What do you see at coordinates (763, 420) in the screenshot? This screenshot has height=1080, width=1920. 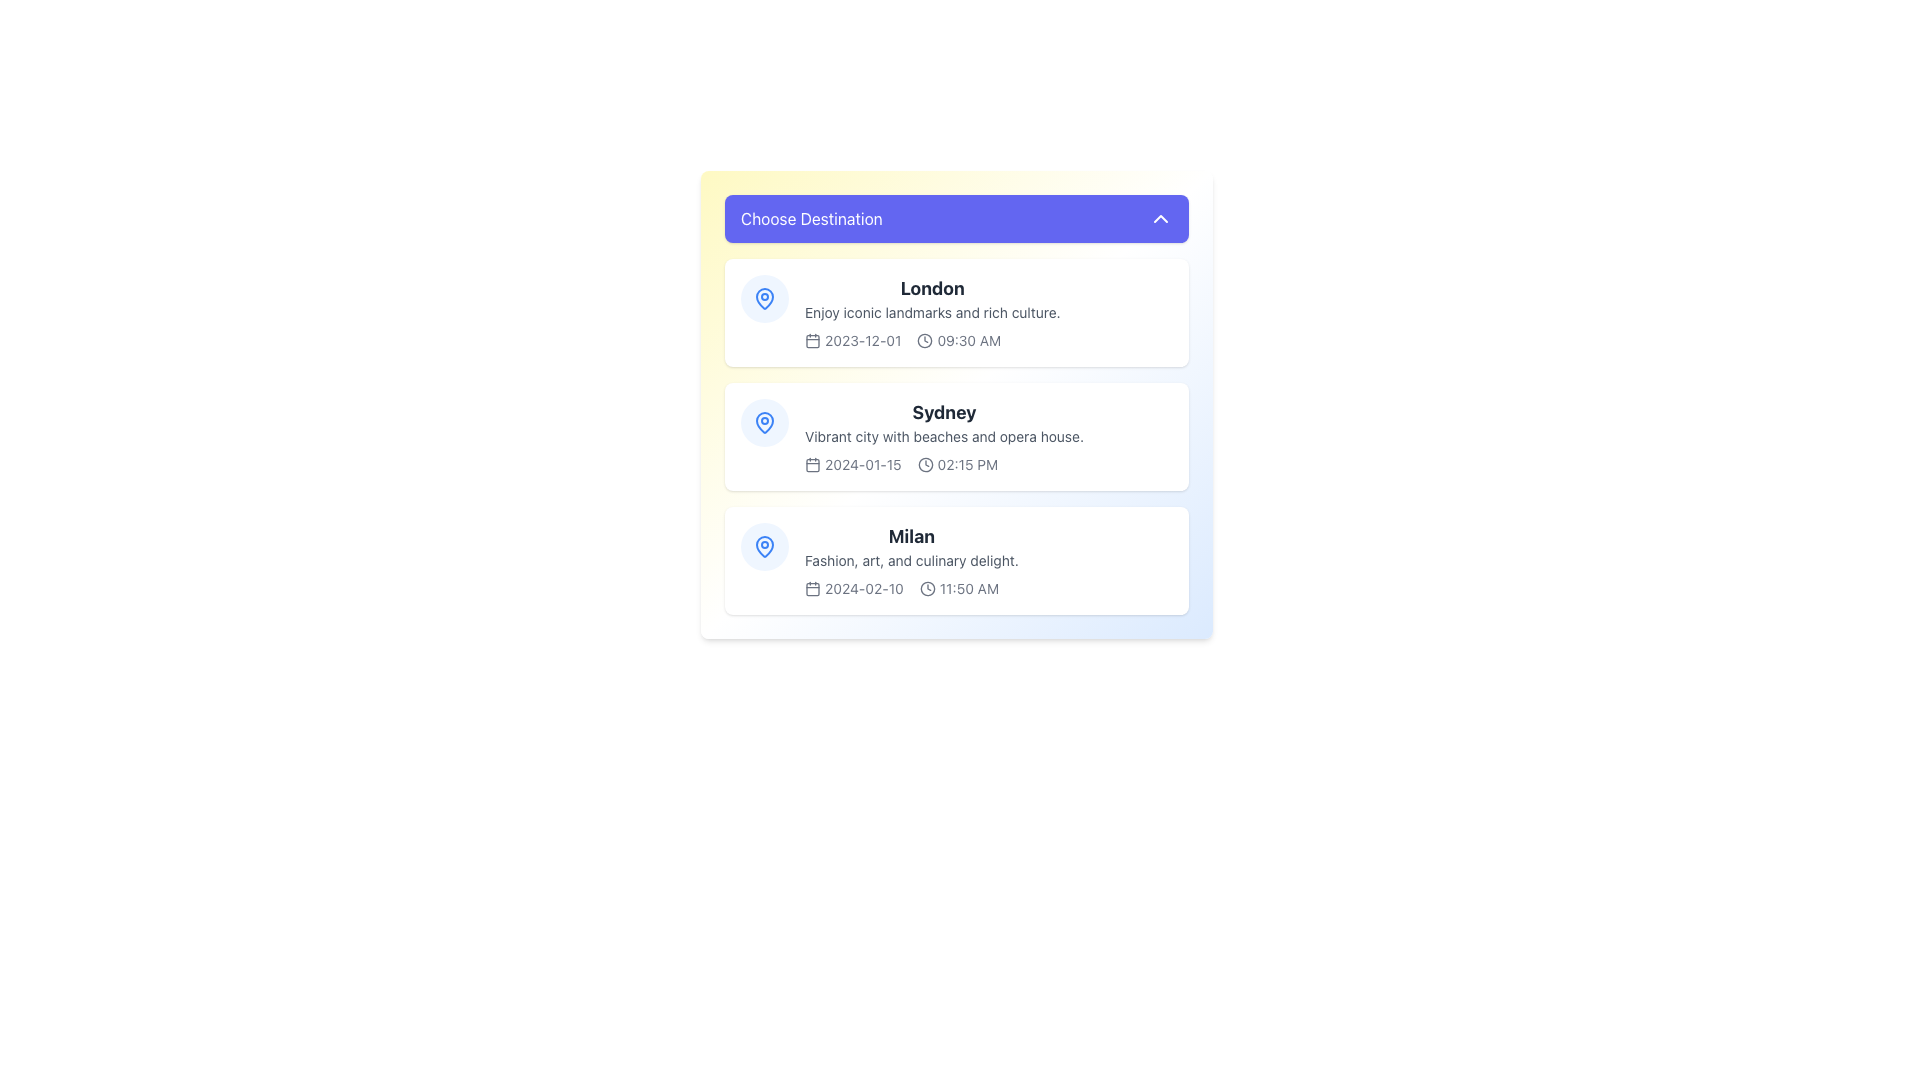 I see `the decorative SVG map pin icon indicating 'Sydney' in the vertical list of selectable options` at bounding box center [763, 420].